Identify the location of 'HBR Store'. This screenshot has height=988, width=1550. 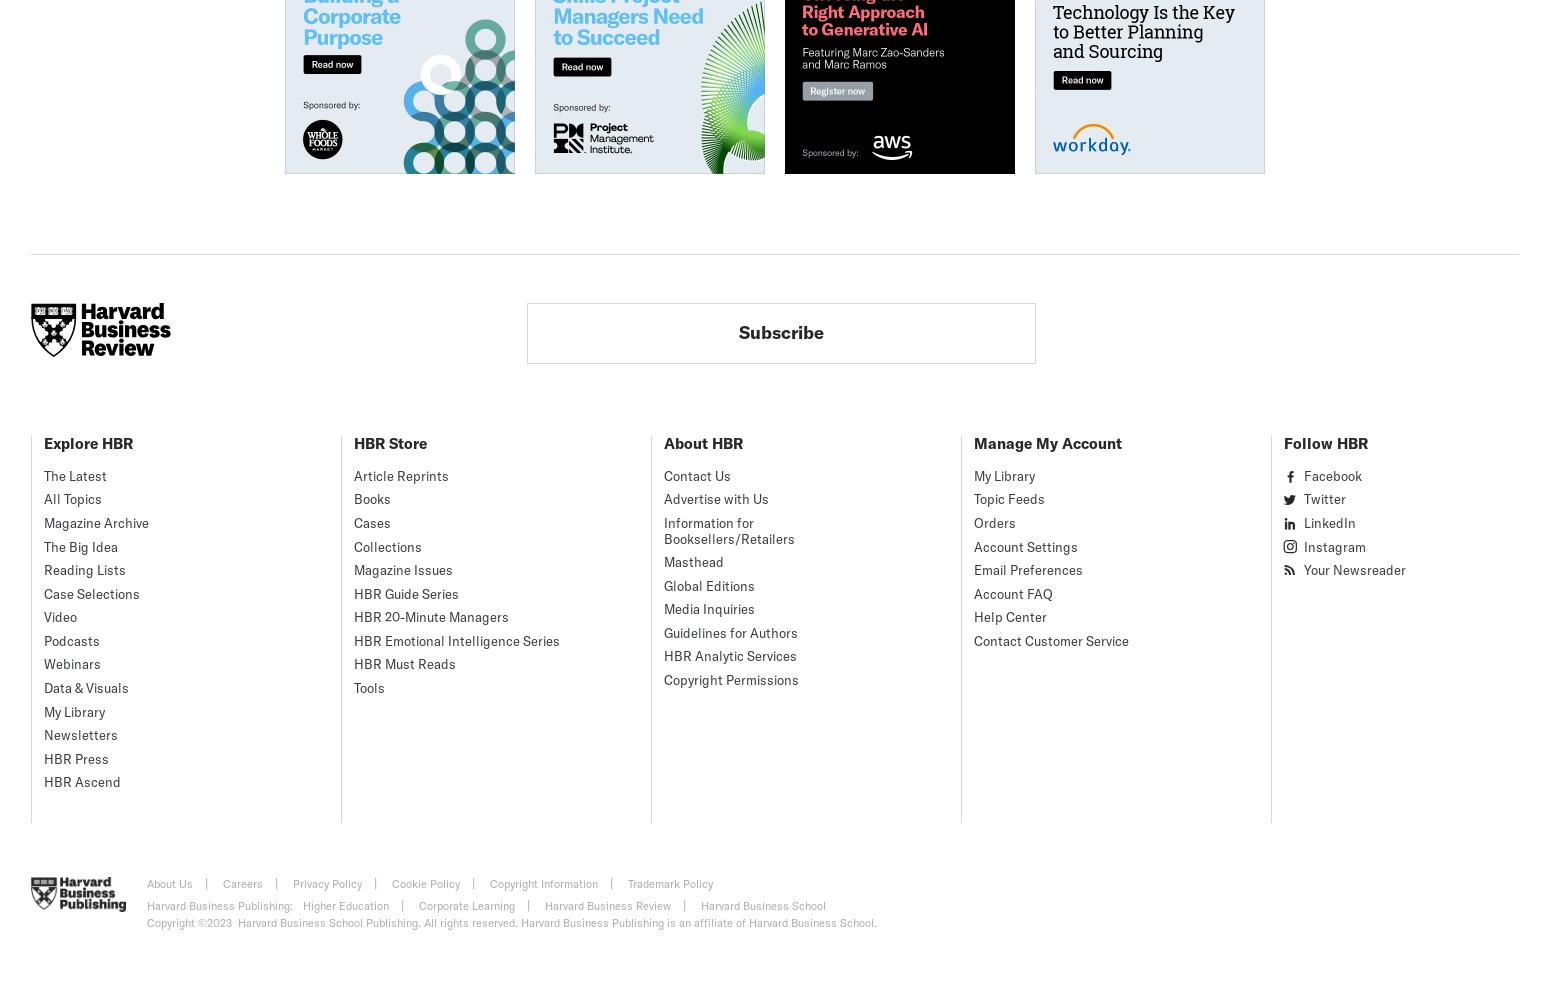
(390, 442).